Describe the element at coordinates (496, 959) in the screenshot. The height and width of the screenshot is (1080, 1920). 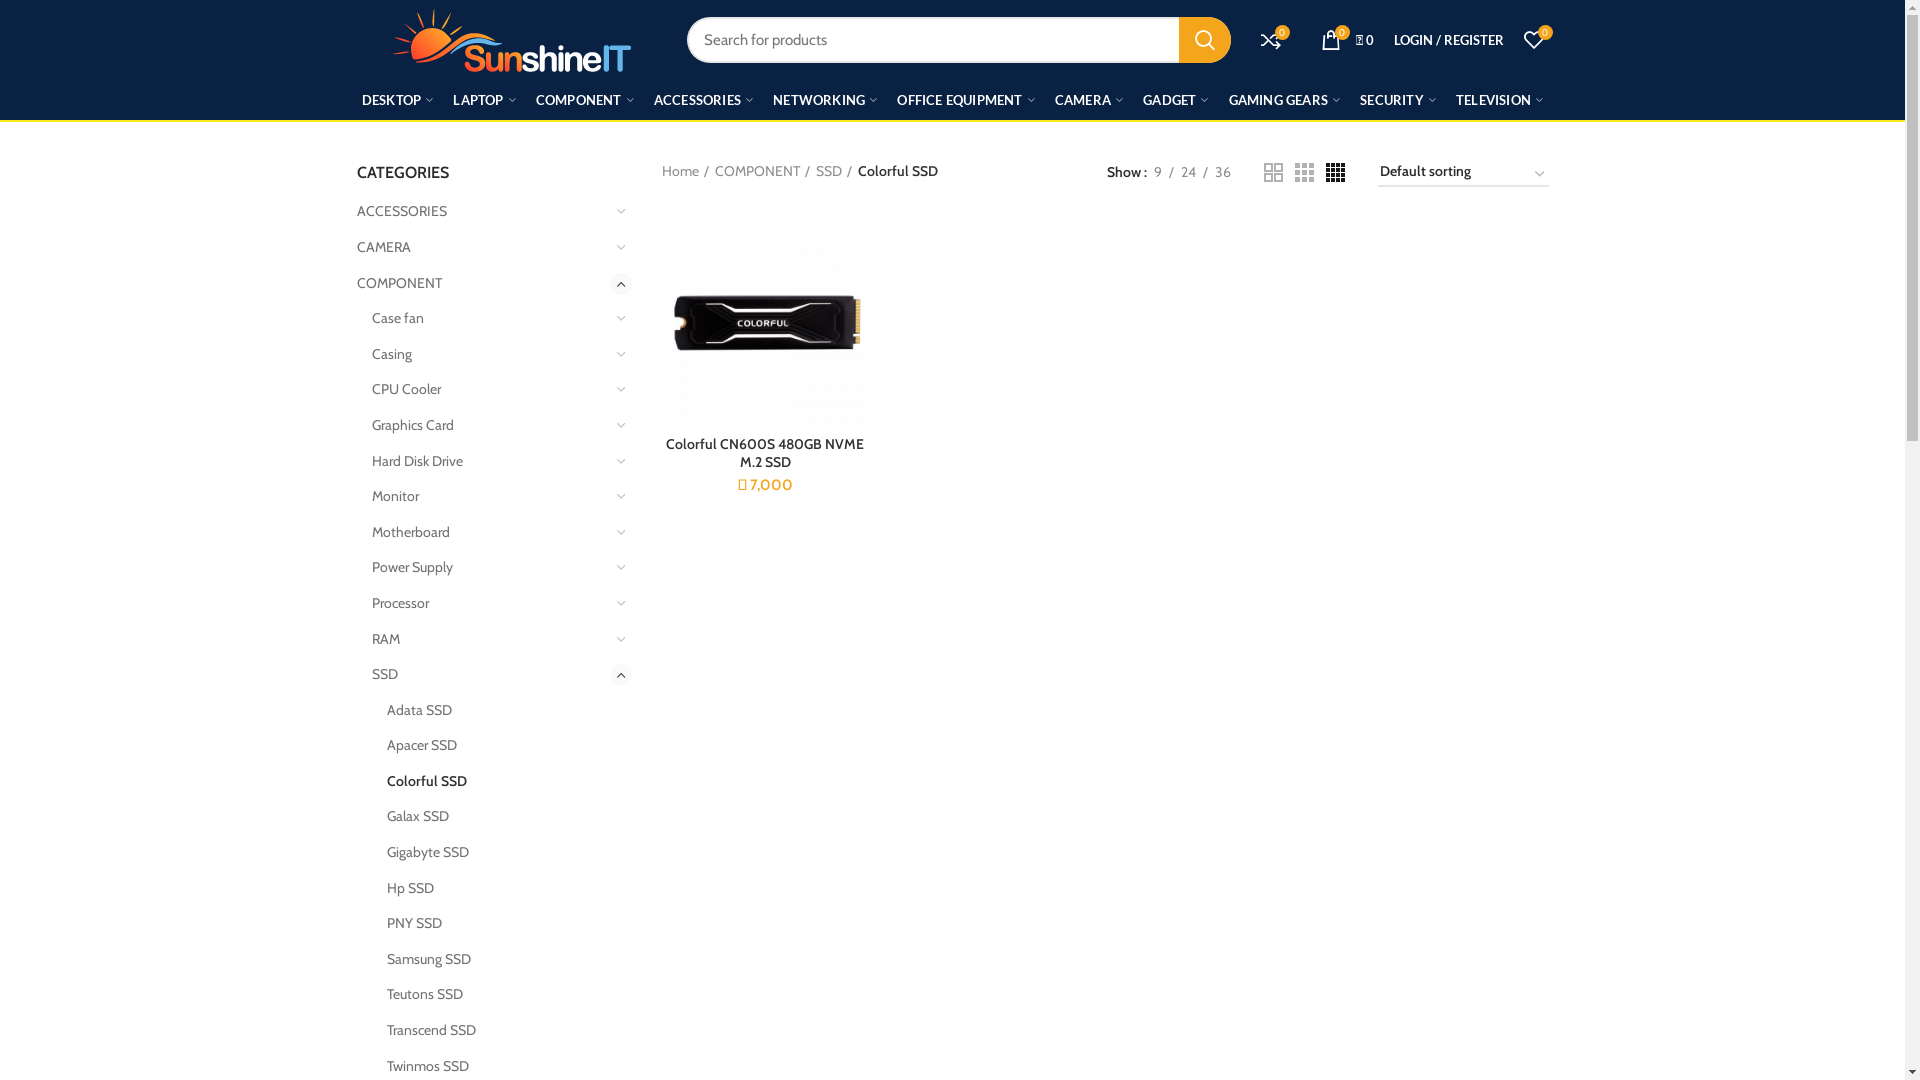
I see `'Samsung SSD'` at that location.